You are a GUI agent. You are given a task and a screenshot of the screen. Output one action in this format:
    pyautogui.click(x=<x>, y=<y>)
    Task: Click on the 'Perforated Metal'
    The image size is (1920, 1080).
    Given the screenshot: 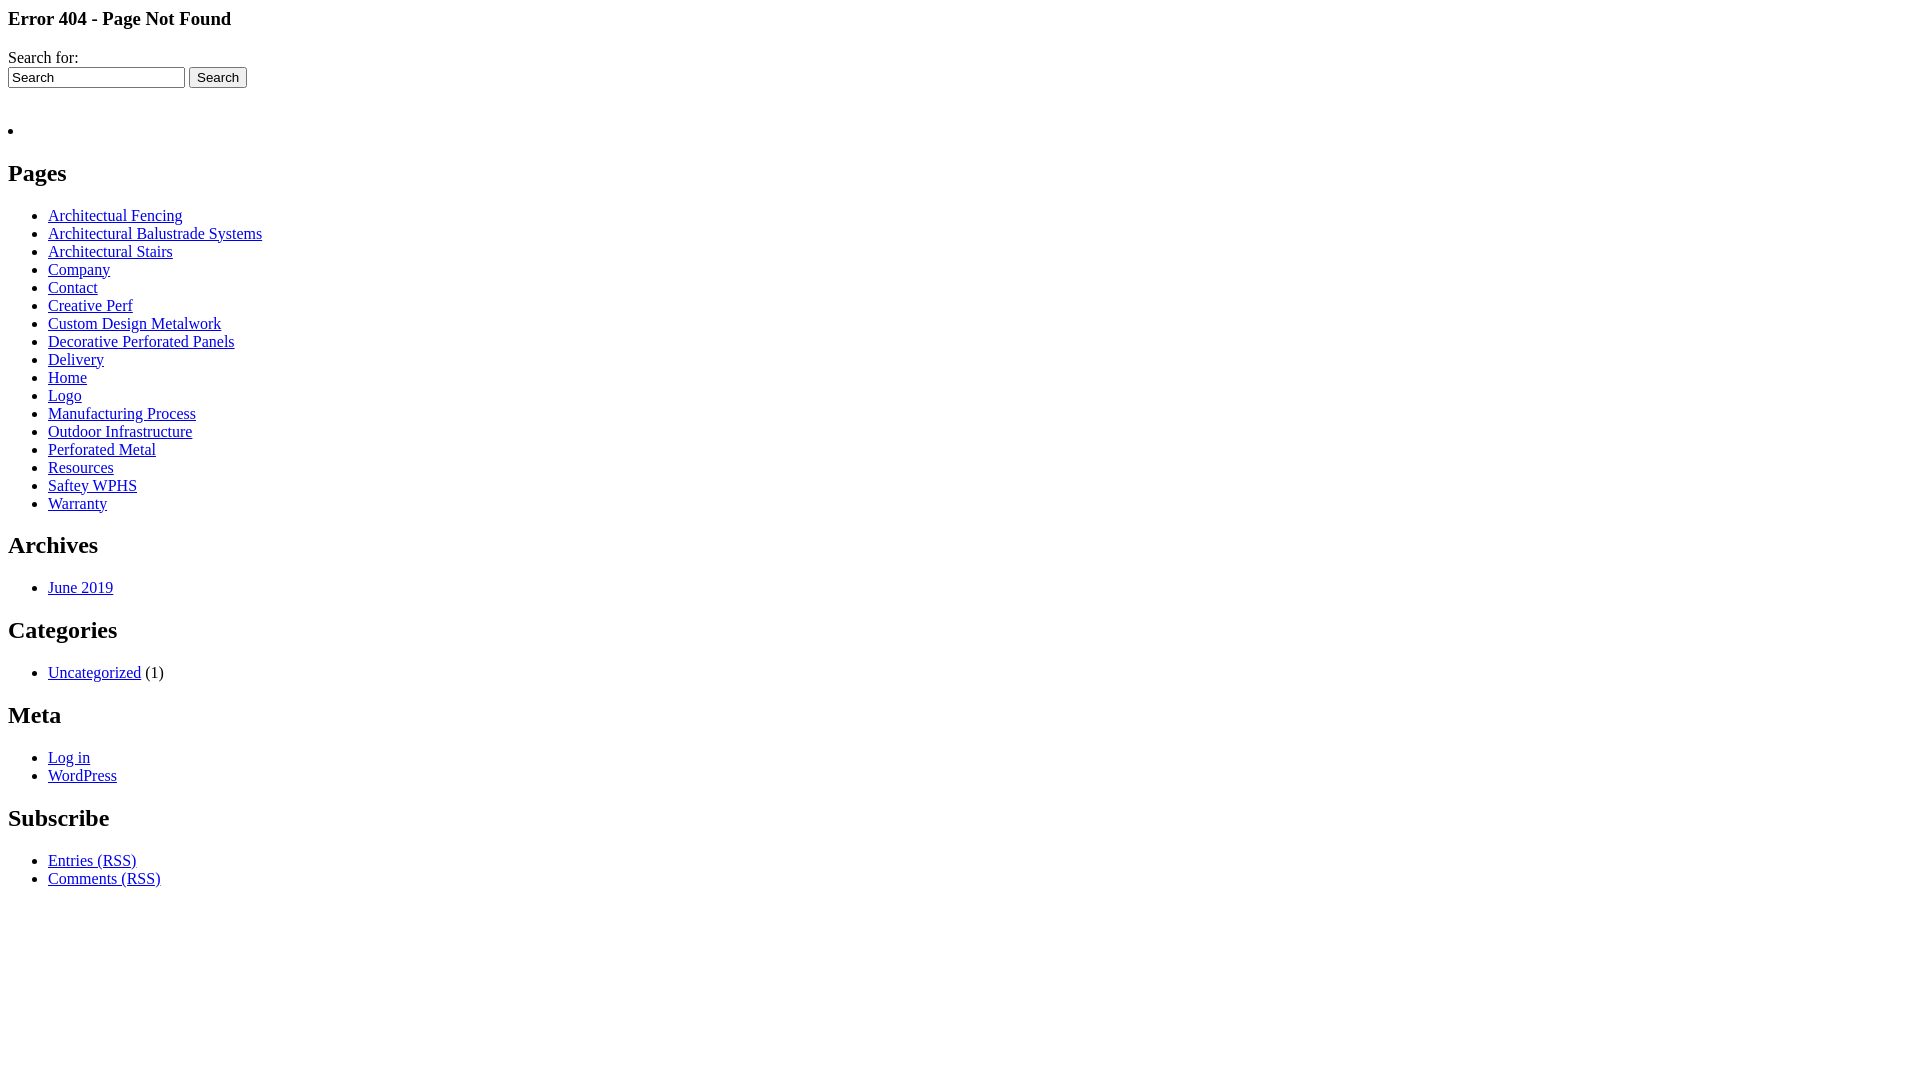 What is the action you would take?
    pyautogui.click(x=100, y=448)
    